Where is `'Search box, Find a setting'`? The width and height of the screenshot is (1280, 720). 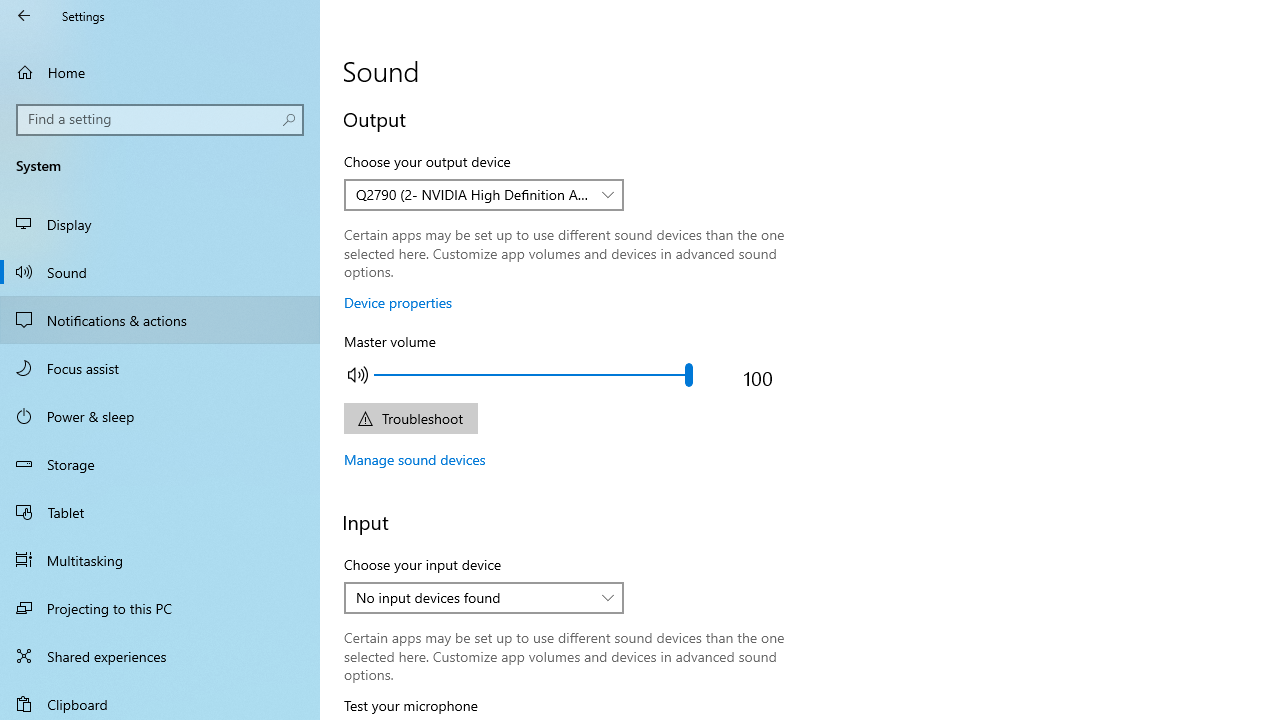 'Search box, Find a setting' is located at coordinates (160, 119).